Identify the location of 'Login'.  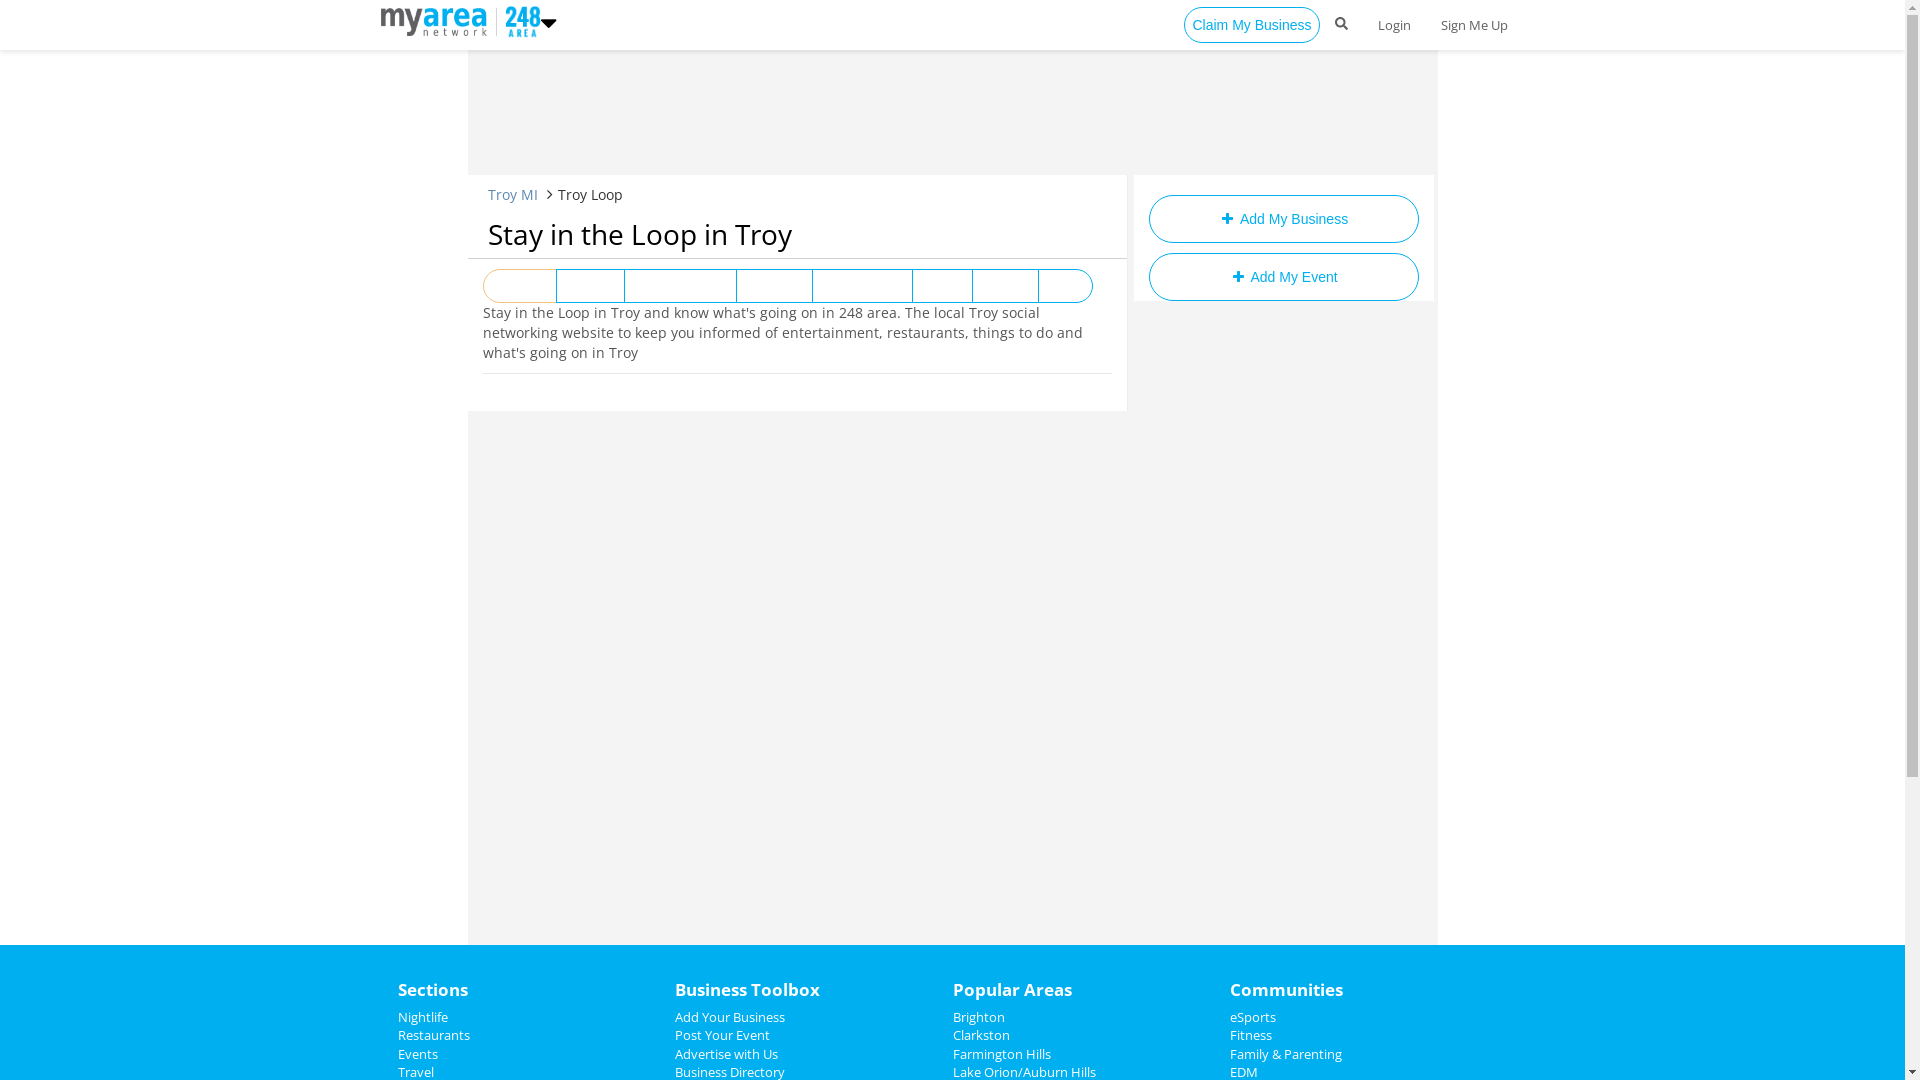
(1392, 24).